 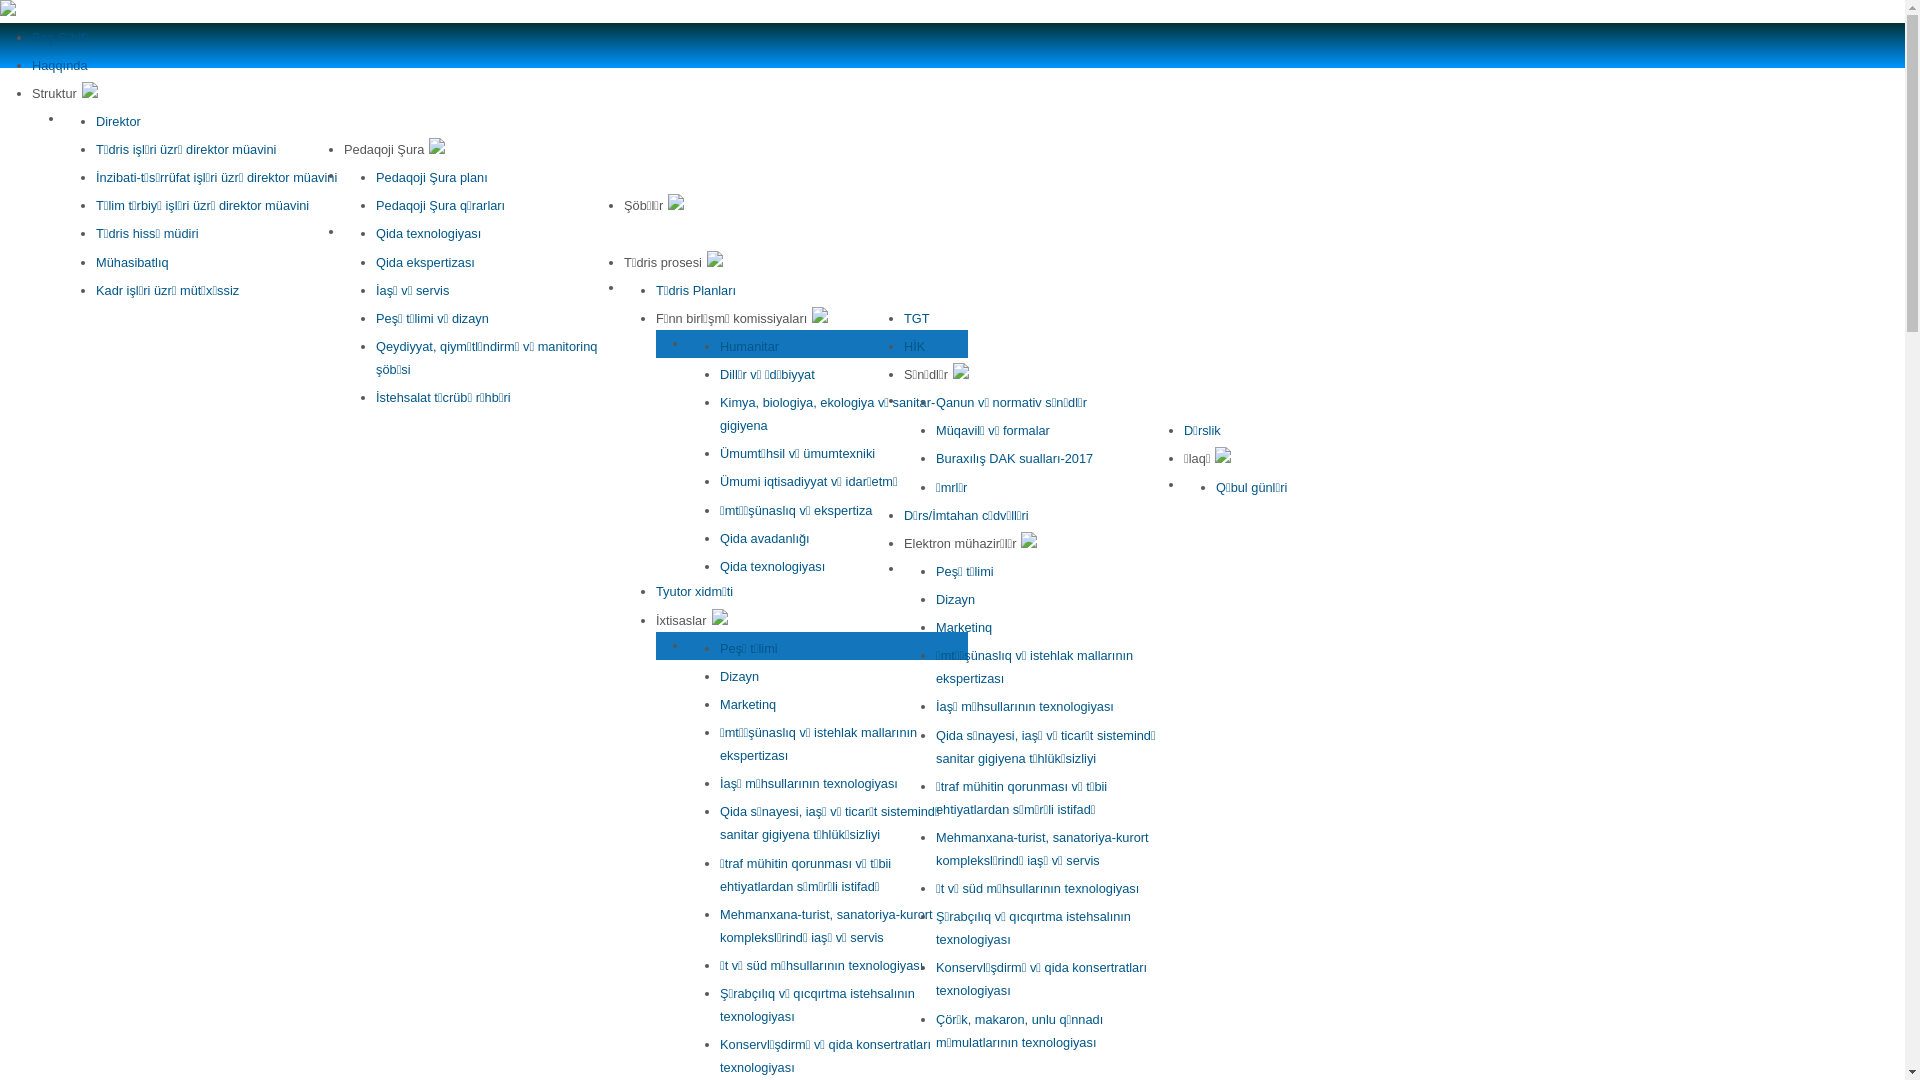 I want to click on 'TGT', so click(x=915, y=317).